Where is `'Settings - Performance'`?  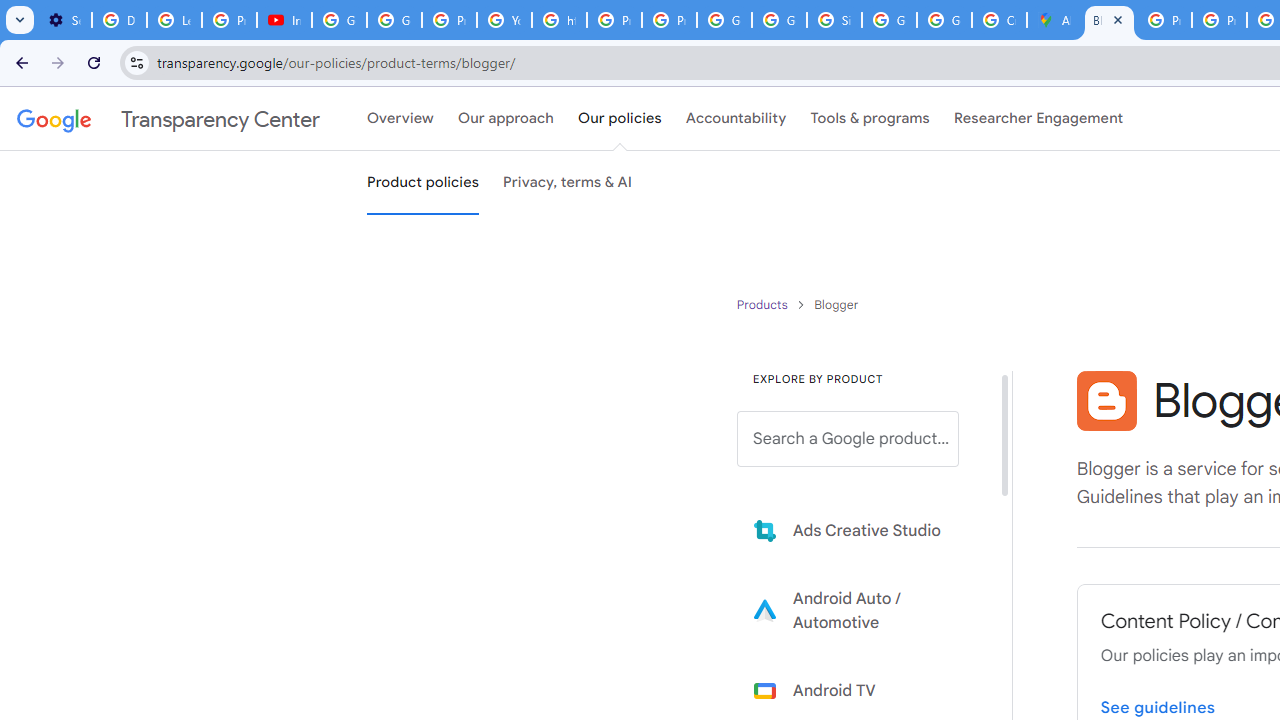 'Settings - Performance' is located at coordinates (64, 20).